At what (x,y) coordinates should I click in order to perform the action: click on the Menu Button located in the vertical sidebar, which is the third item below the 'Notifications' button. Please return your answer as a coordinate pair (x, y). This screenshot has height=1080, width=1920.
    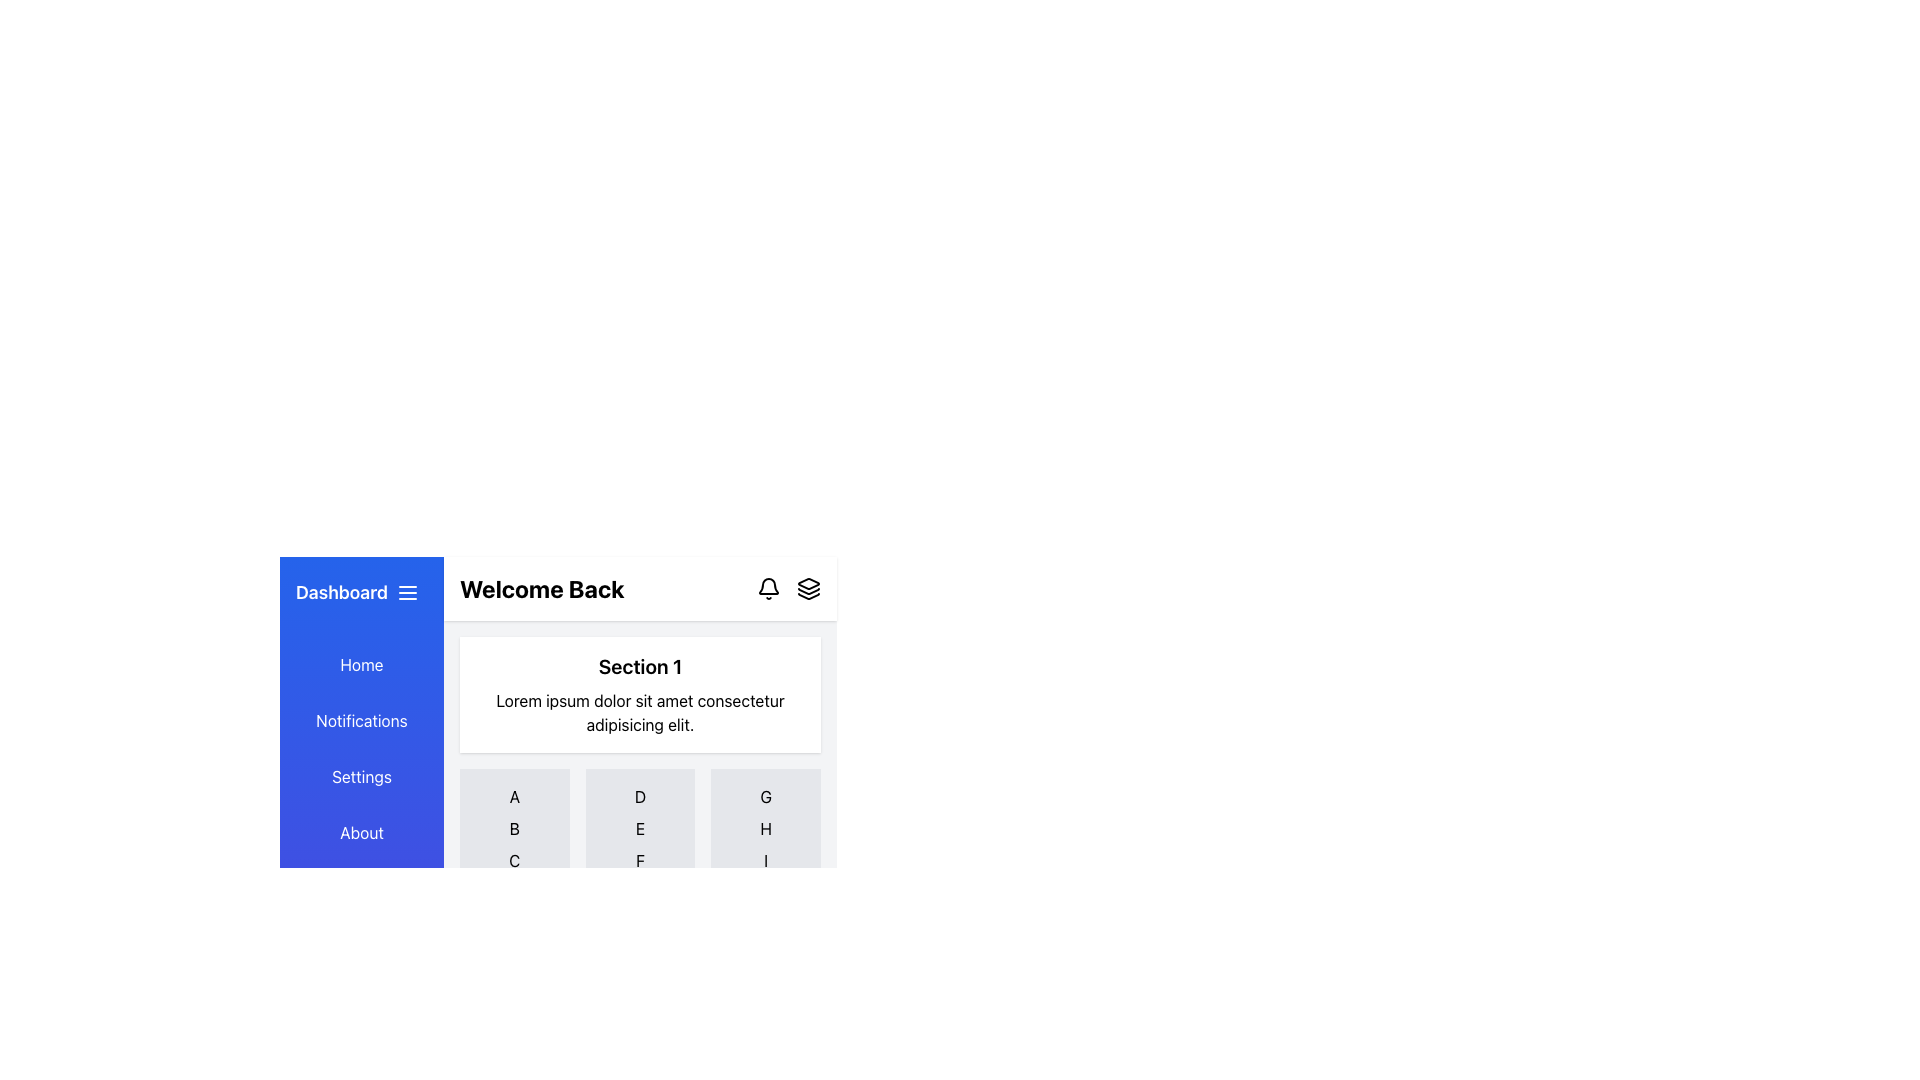
    Looking at the image, I should click on (361, 775).